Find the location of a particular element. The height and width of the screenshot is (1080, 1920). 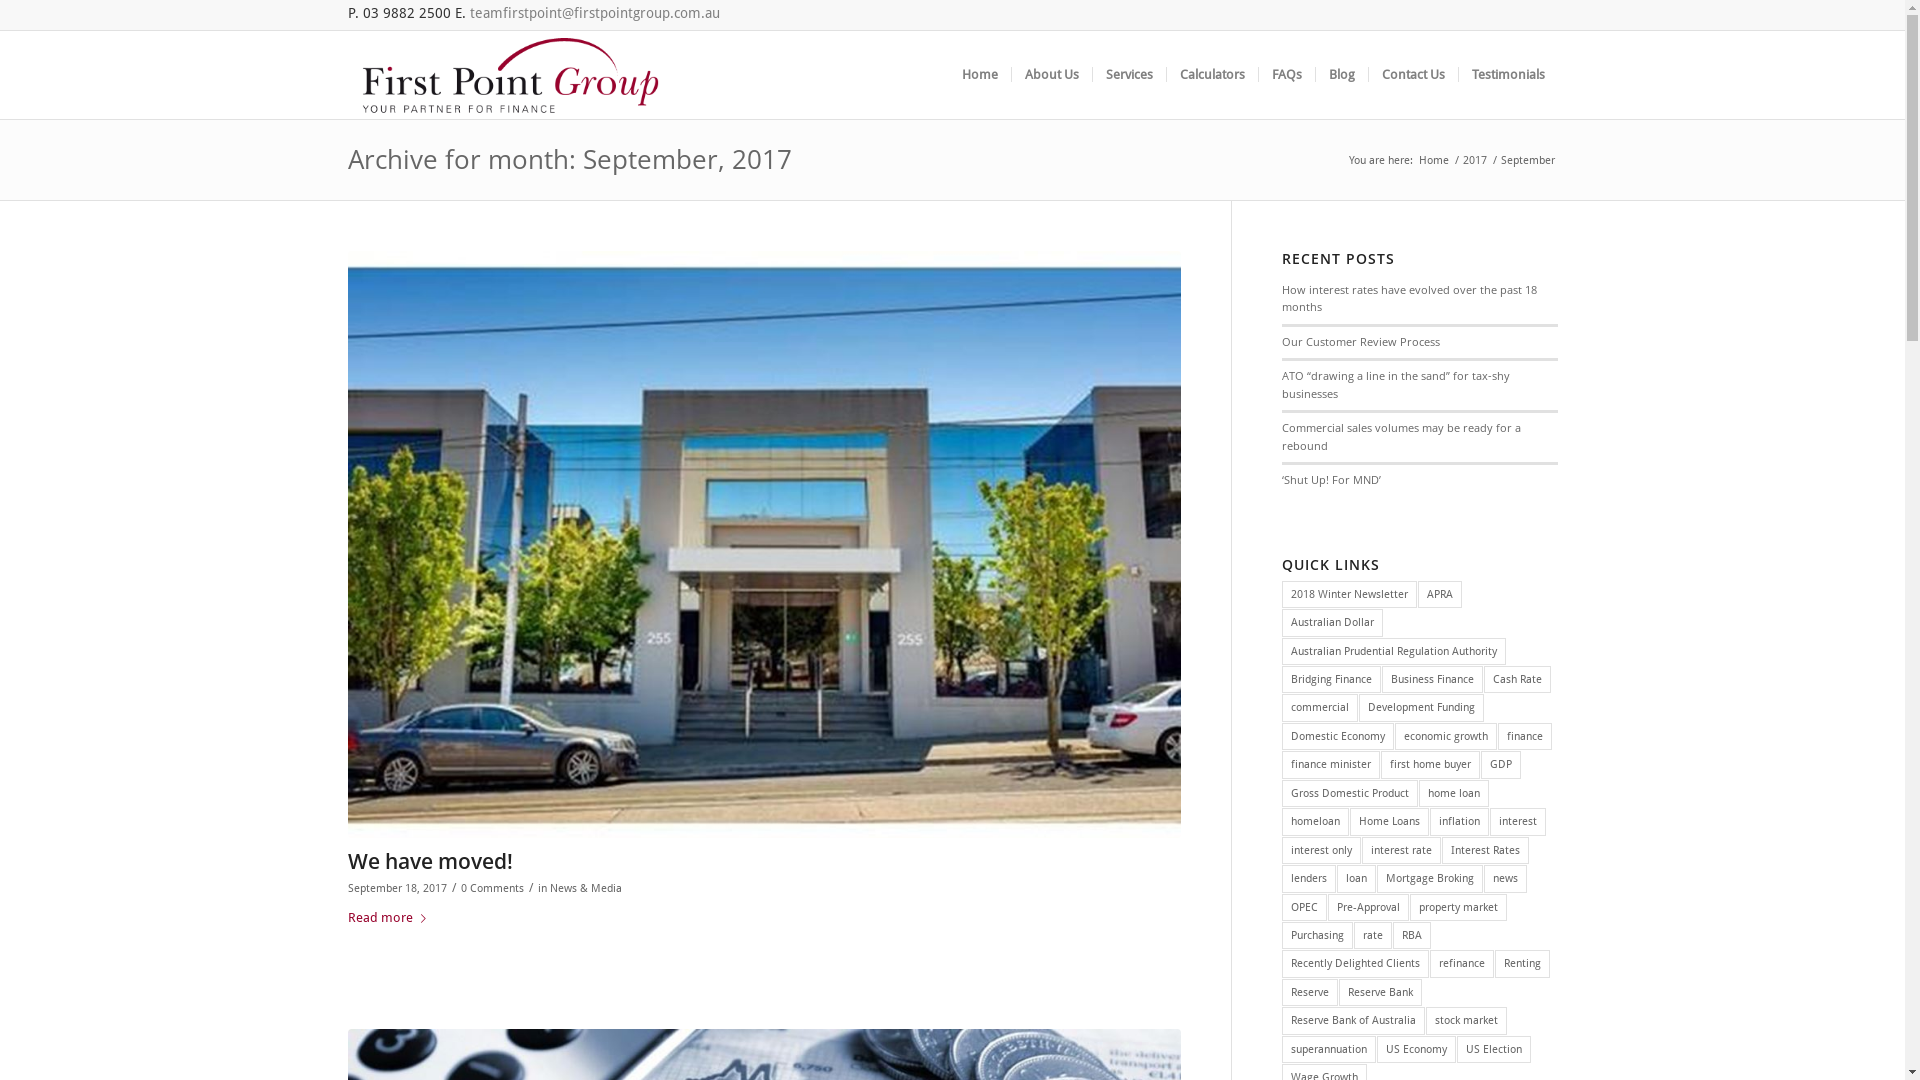

'superannuation' is located at coordinates (1329, 1048).